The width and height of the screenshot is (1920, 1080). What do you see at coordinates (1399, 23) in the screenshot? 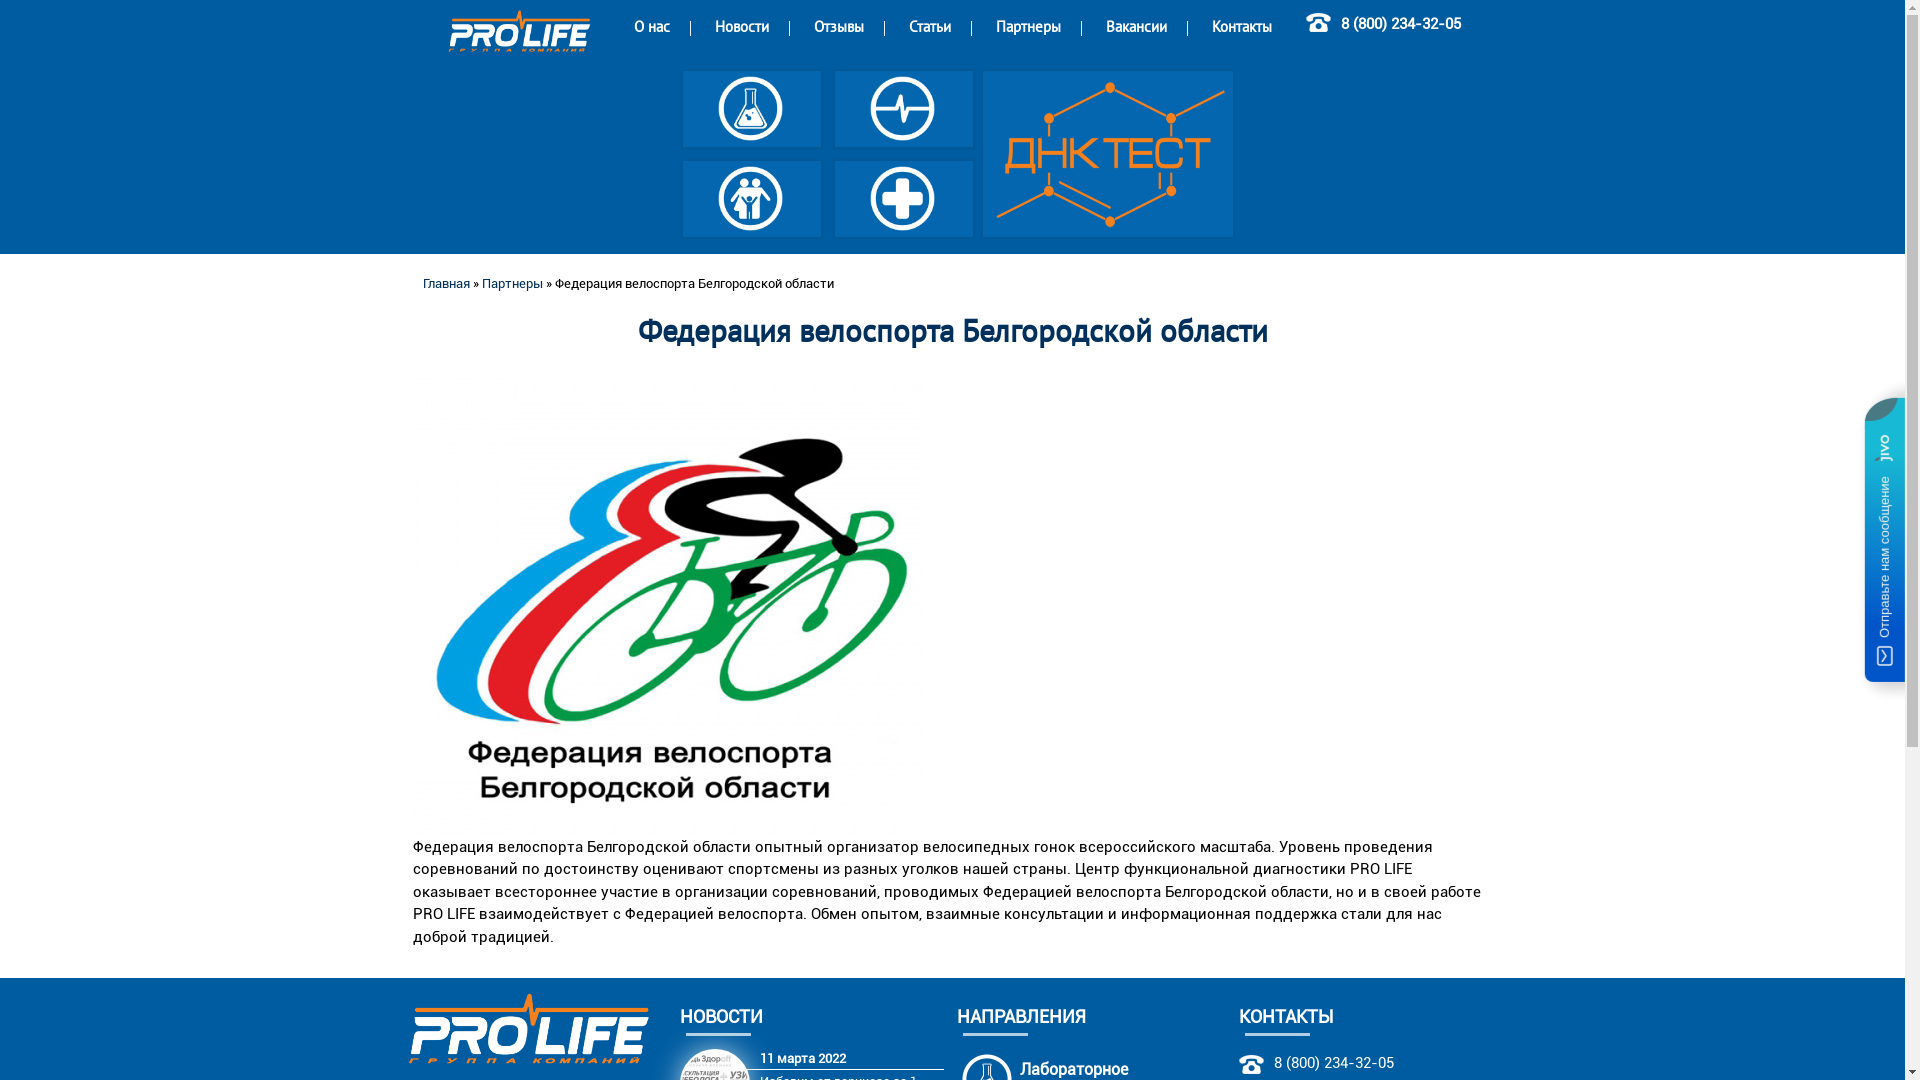
I see `'8 (800) 234-32-05'` at bounding box center [1399, 23].